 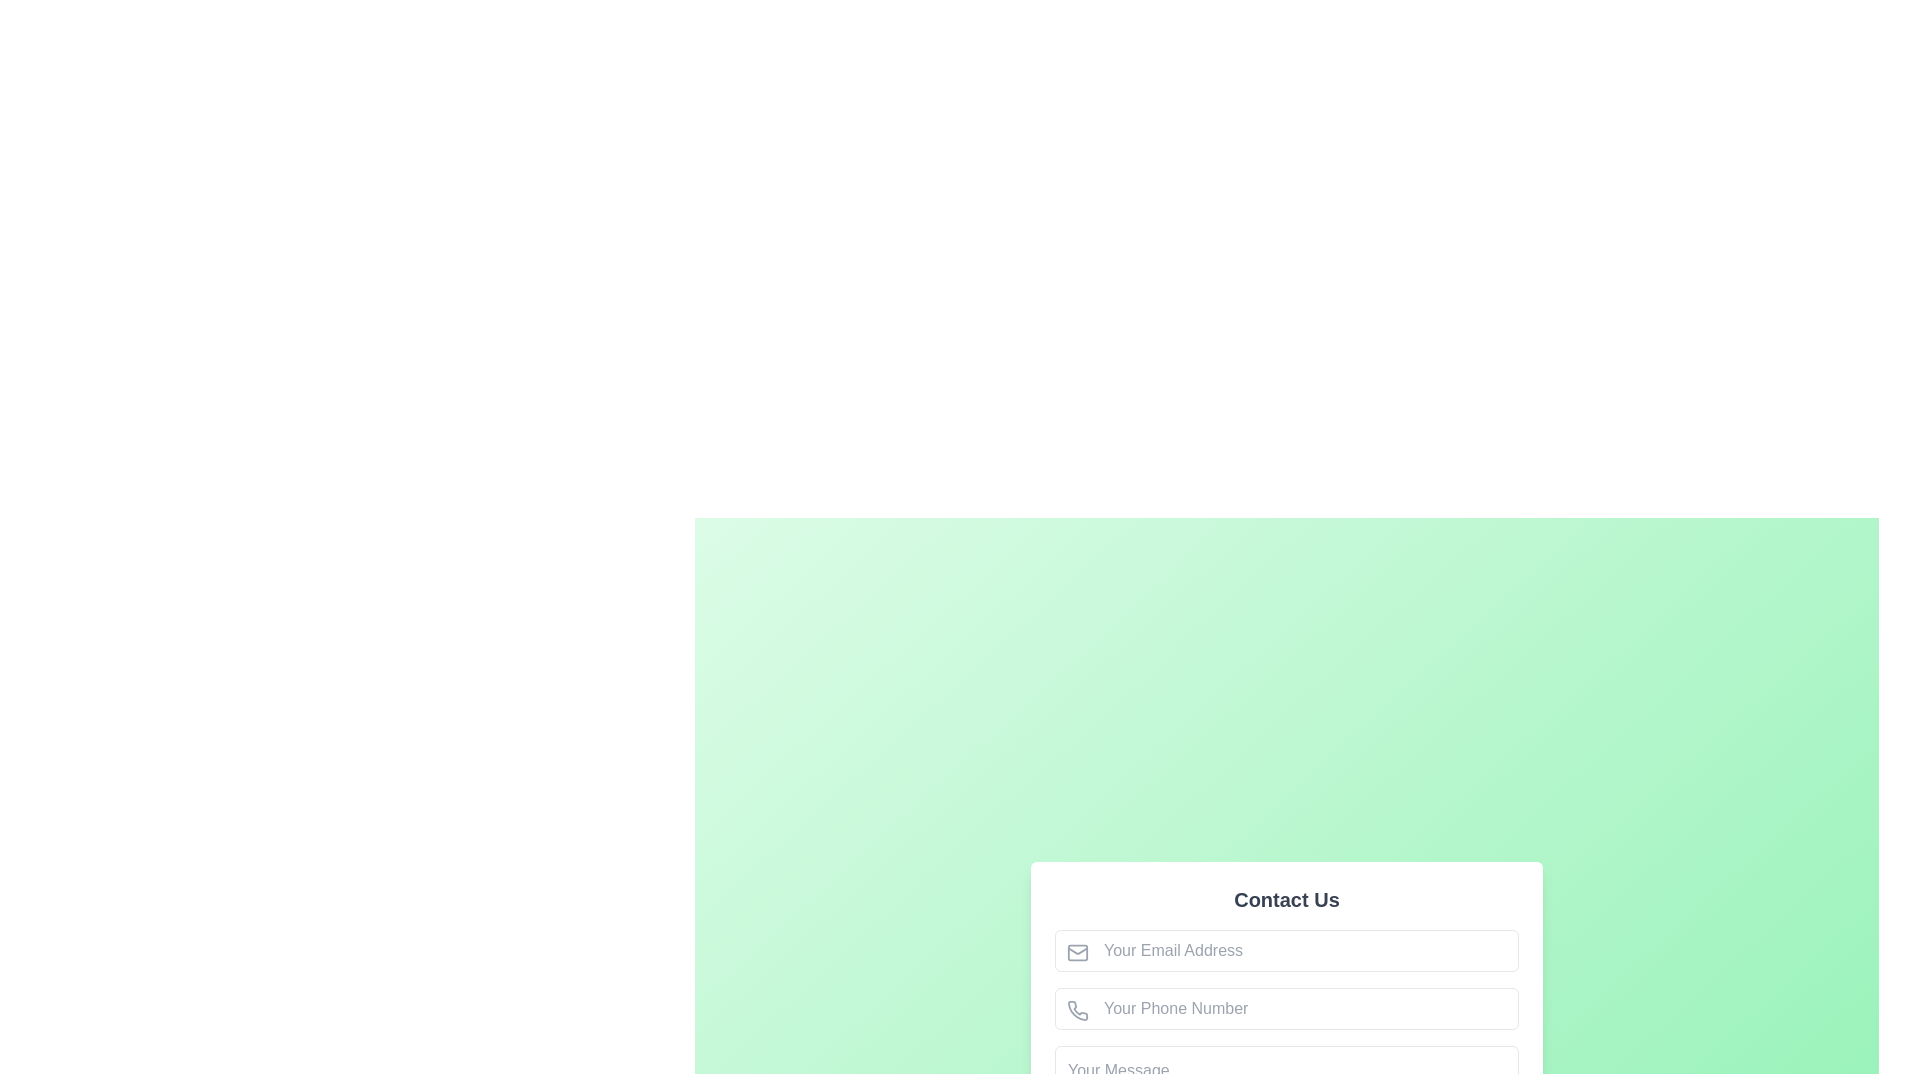 I want to click on the email input field icon located at the top-left corner of the email text box, which visually indicates the purpose of entering an email address, so click(x=1077, y=951).